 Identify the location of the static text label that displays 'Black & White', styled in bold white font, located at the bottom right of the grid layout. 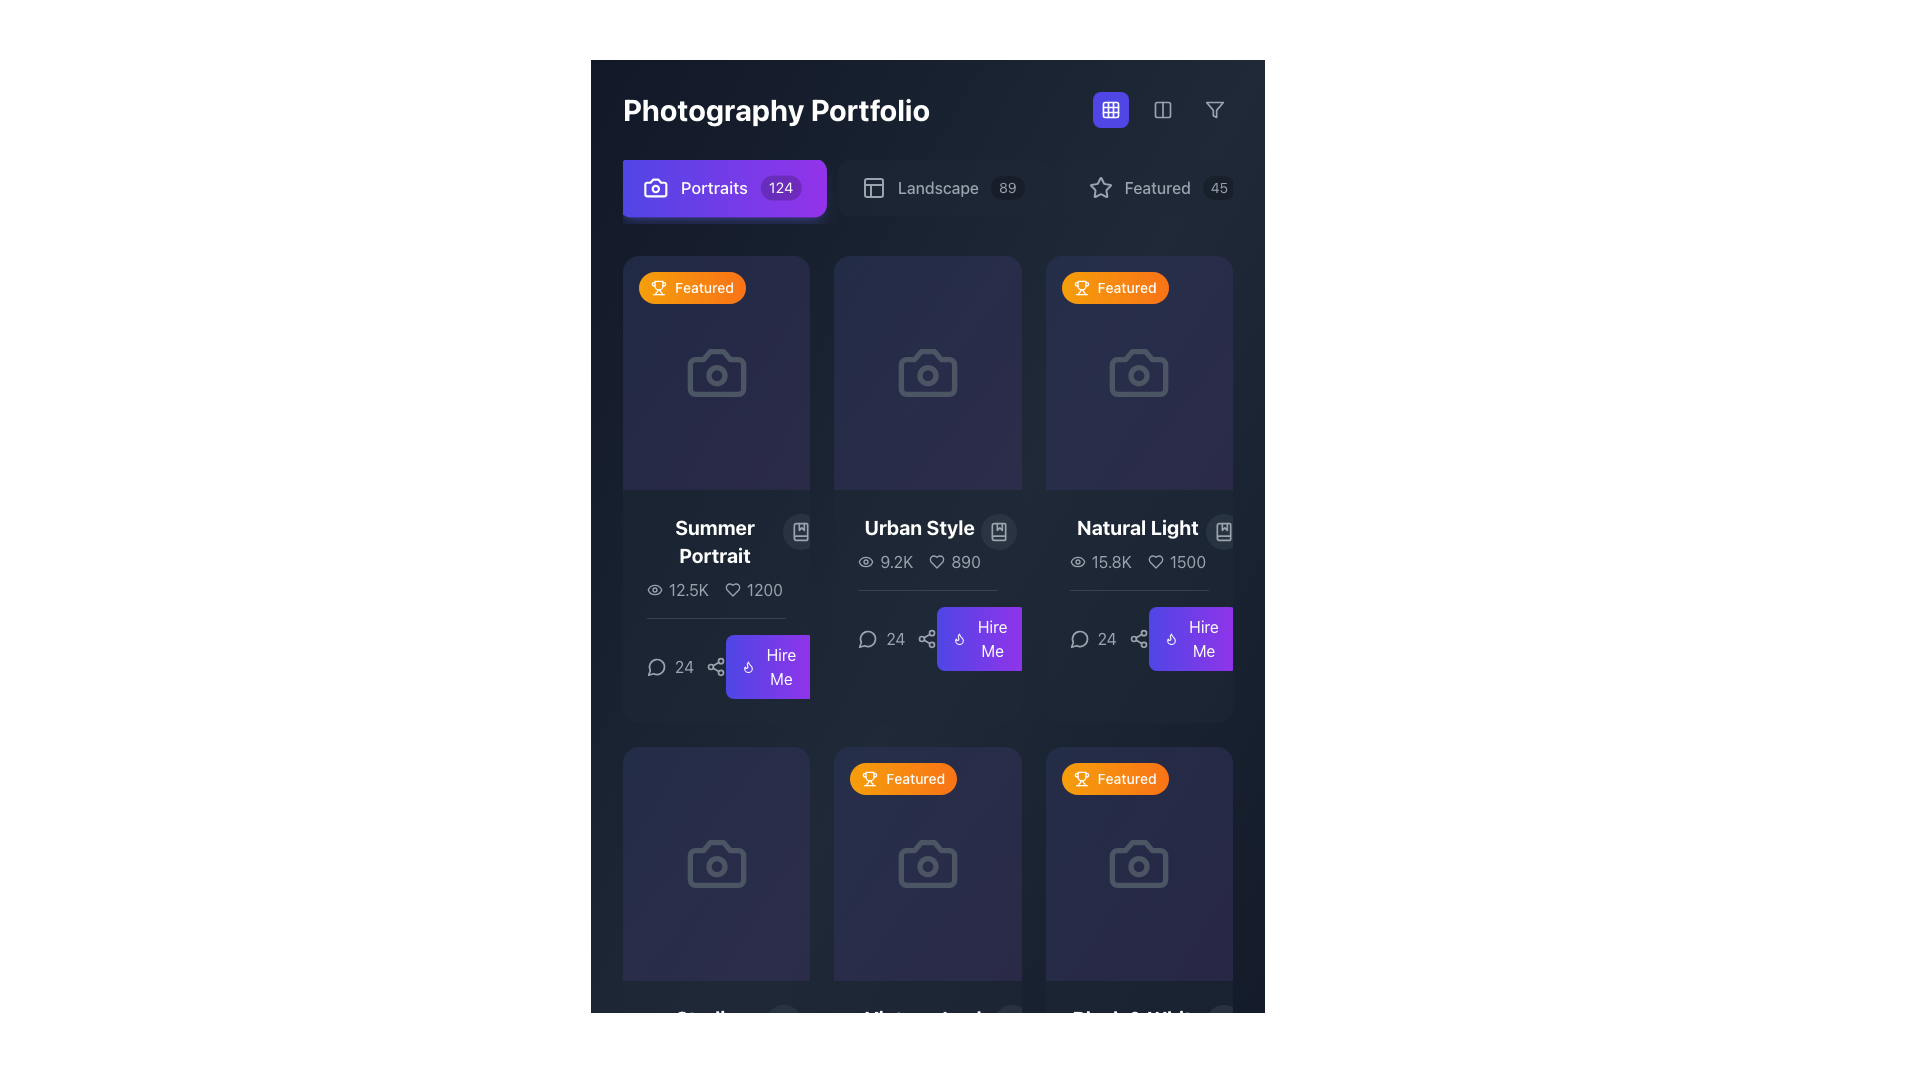
(1137, 1019).